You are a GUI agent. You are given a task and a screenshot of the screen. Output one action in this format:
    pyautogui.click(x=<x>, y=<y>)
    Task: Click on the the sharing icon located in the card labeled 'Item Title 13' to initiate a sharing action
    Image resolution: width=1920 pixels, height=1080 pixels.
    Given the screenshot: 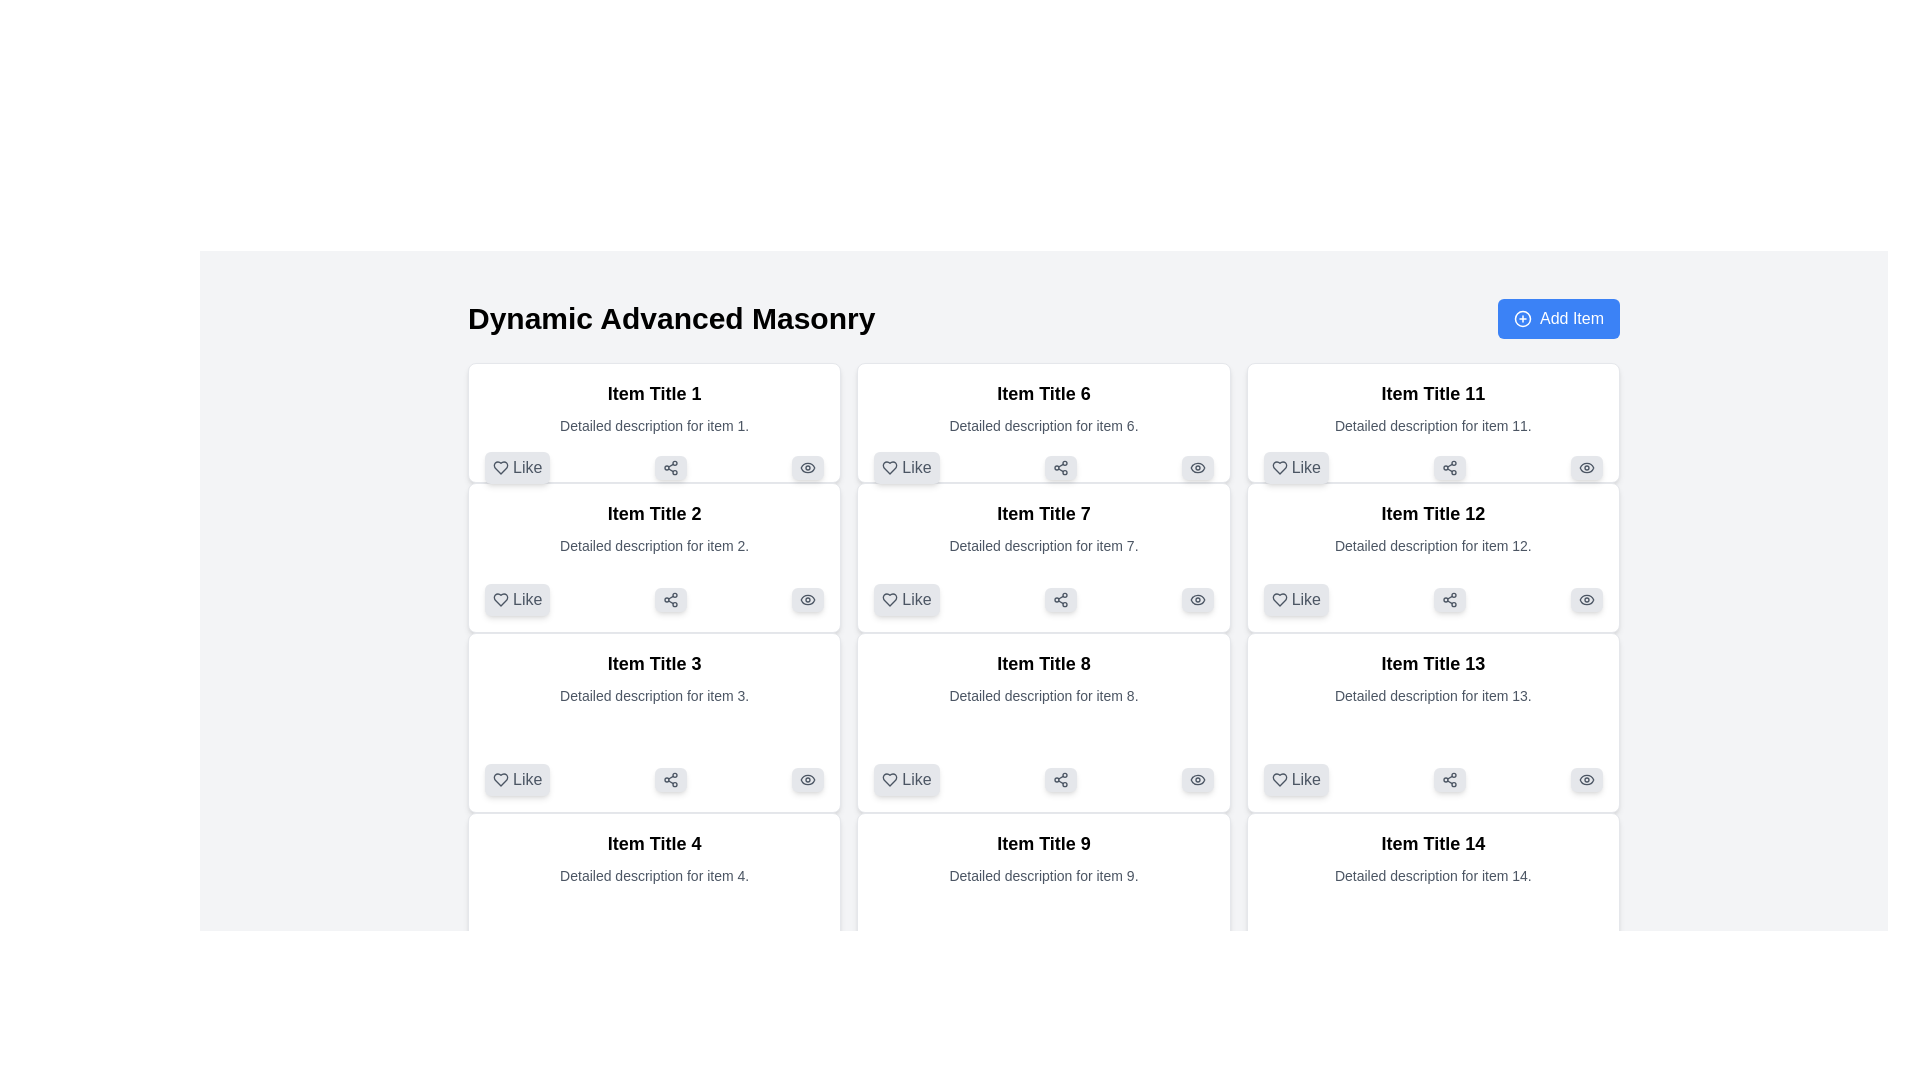 What is the action you would take?
    pyautogui.click(x=1449, y=778)
    